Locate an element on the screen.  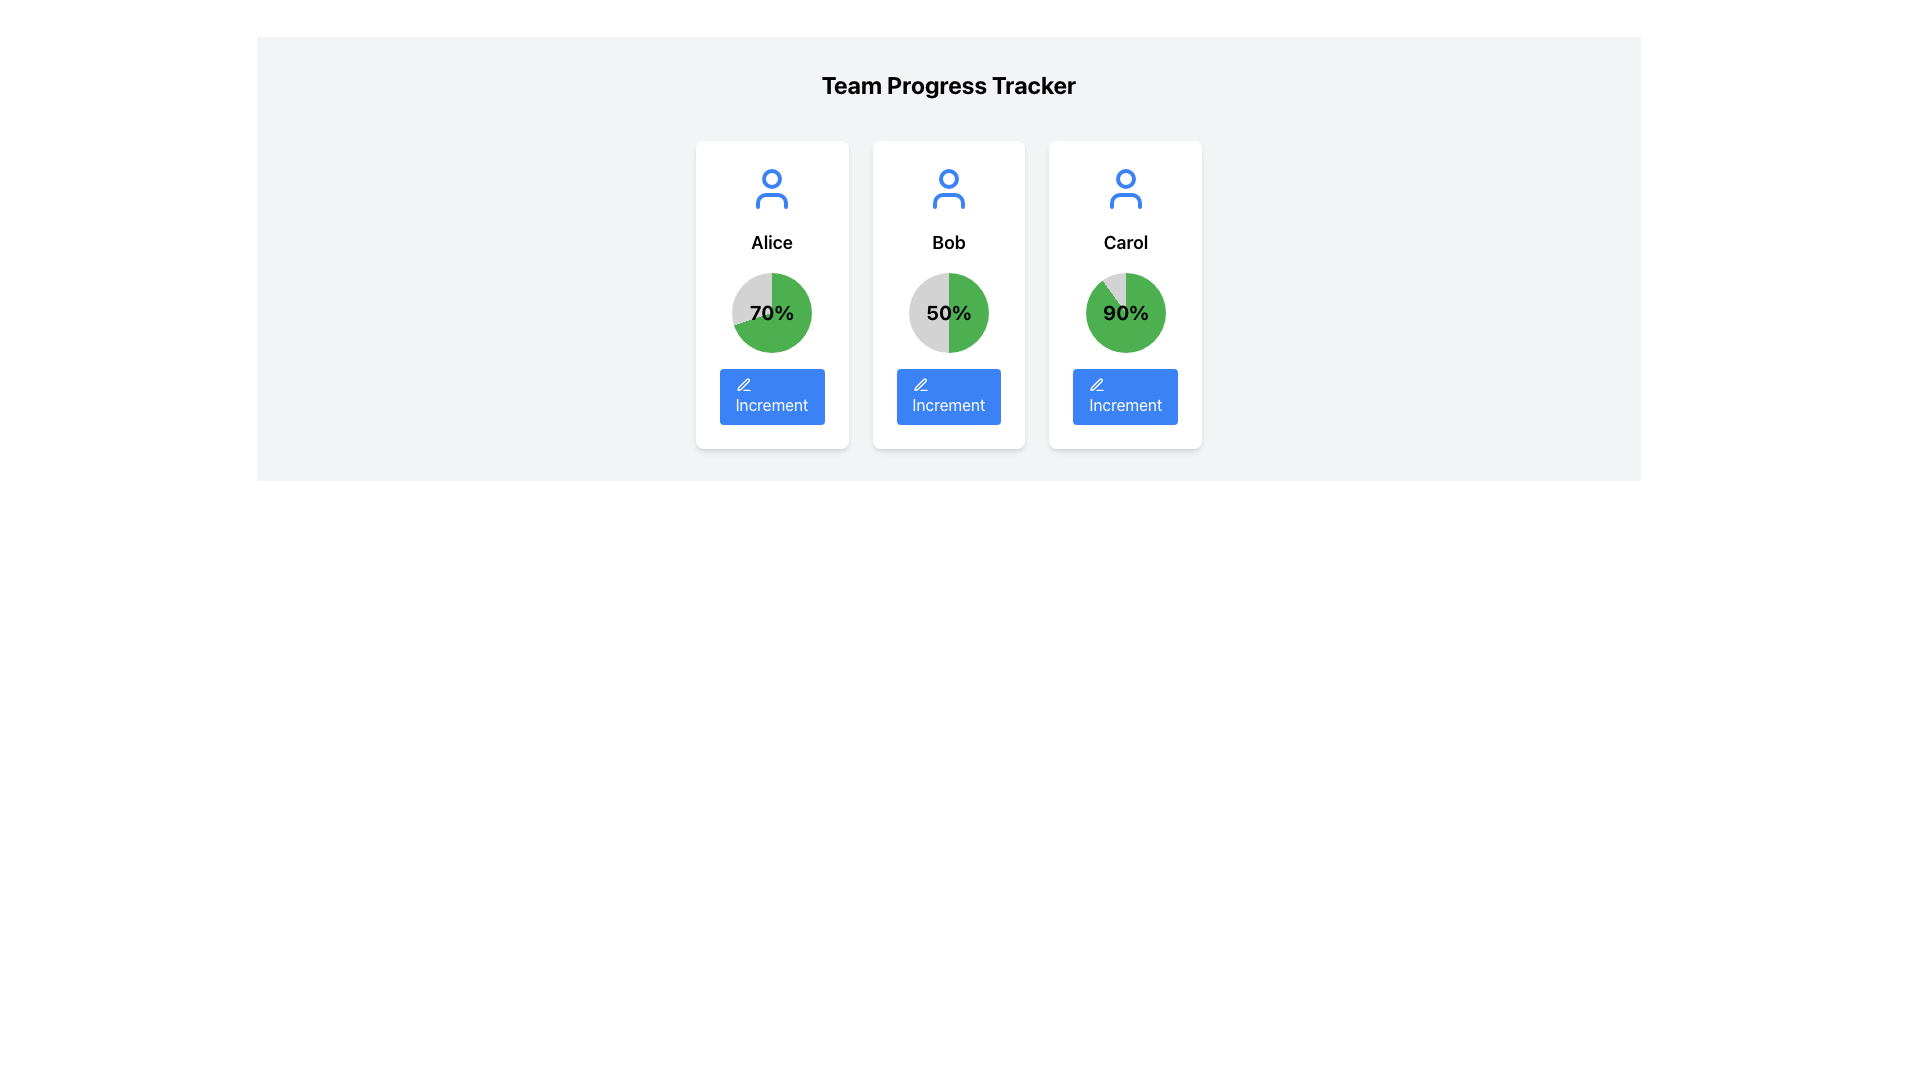
the Avatar Icon representing the user 'Carol' located at the top section of the card, centered horizontally above the textual label and progress indicator is located at coordinates (1125, 189).